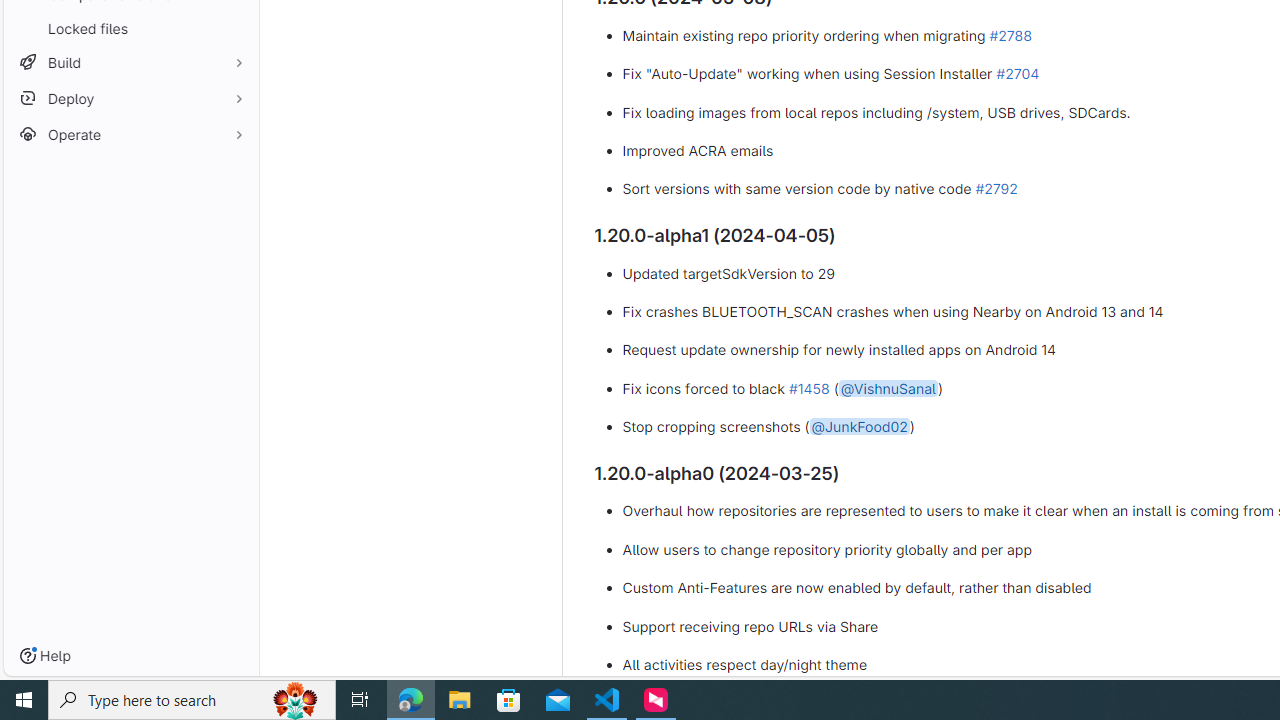 The width and height of the screenshot is (1280, 720). What do you see at coordinates (130, 61) in the screenshot?
I see `'Build'` at bounding box center [130, 61].